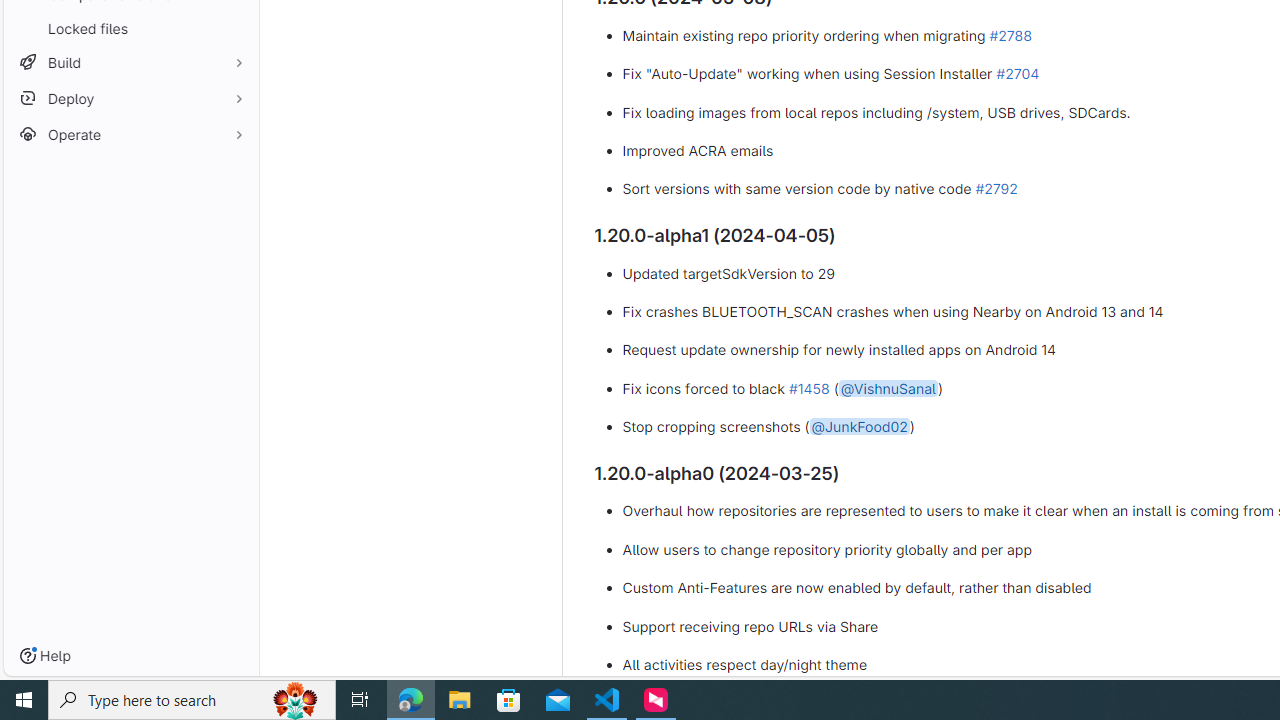 The width and height of the screenshot is (1280, 720). What do you see at coordinates (130, 61) in the screenshot?
I see `'Build'` at bounding box center [130, 61].